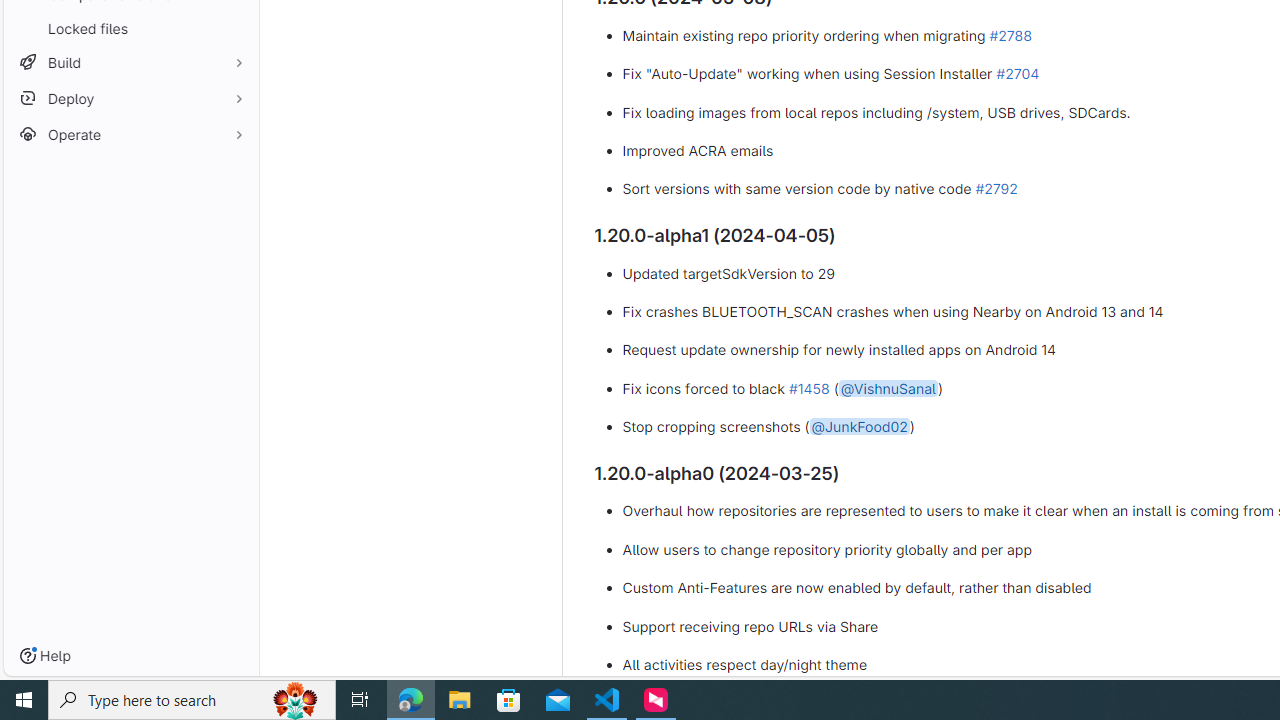 The width and height of the screenshot is (1280, 720). What do you see at coordinates (130, 61) in the screenshot?
I see `'Build'` at bounding box center [130, 61].